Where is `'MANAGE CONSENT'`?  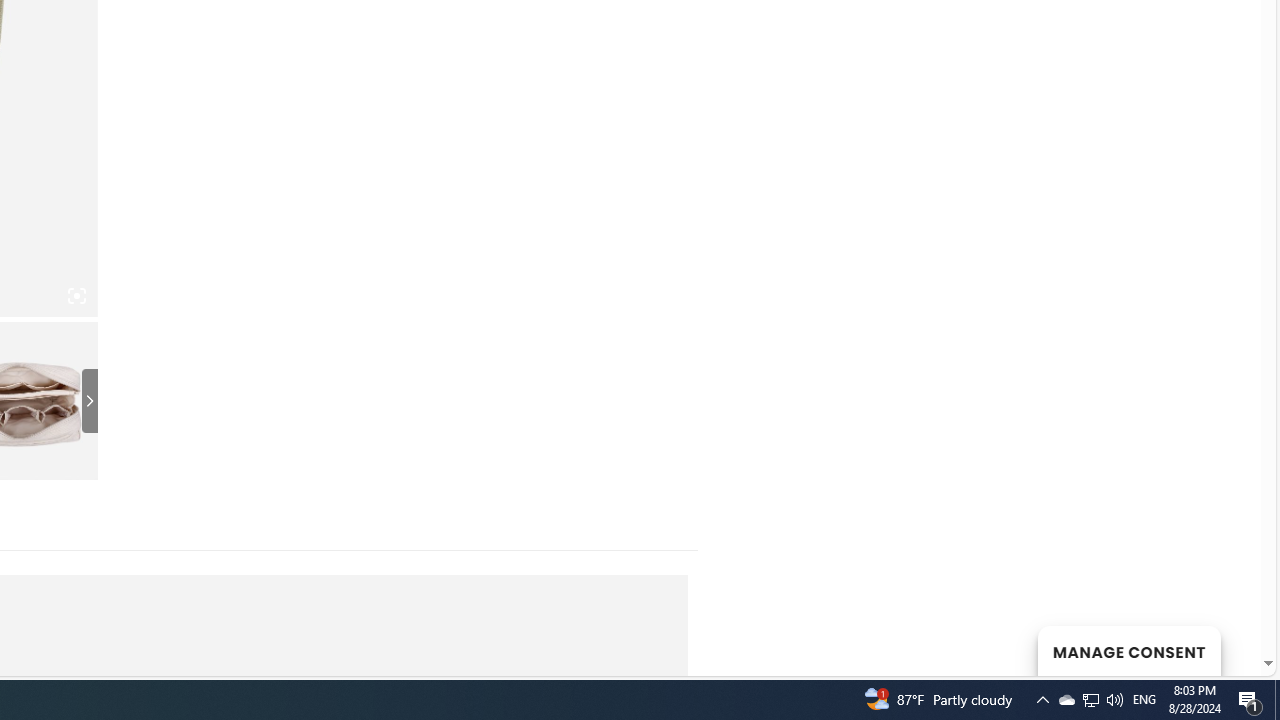
'MANAGE CONSENT' is located at coordinates (1128, 650).